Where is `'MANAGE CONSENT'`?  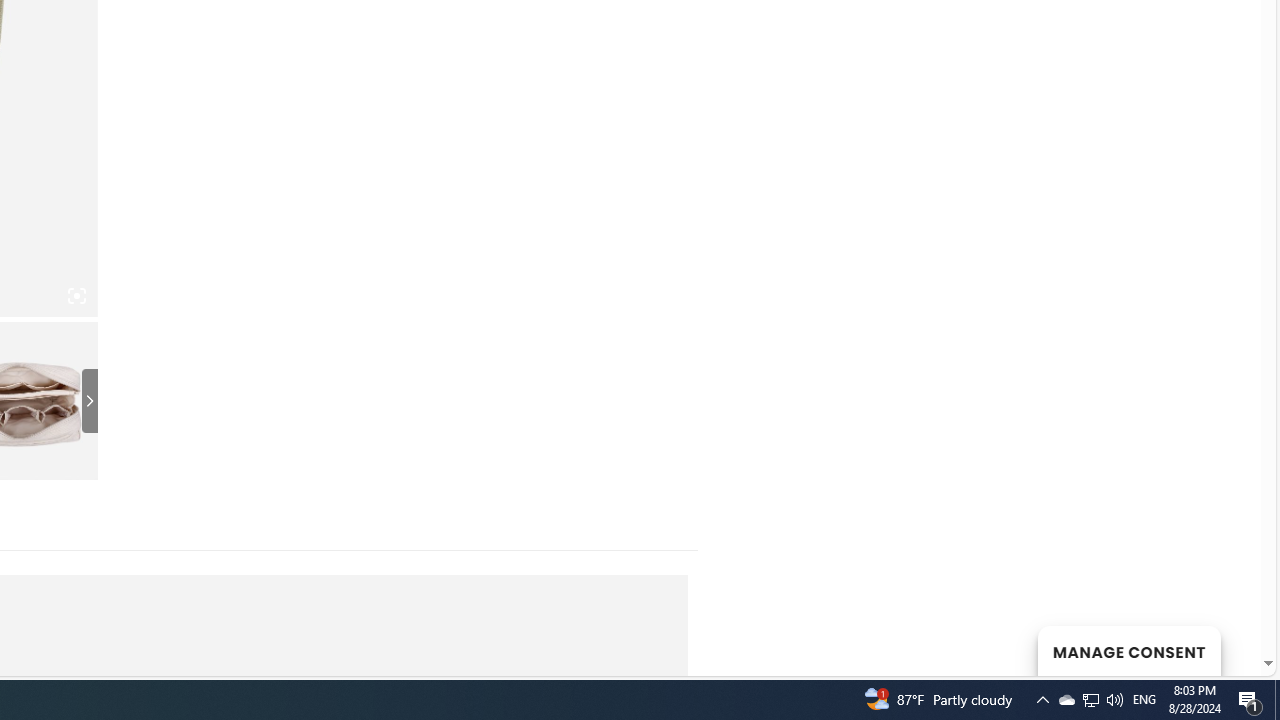
'MANAGE CONSENT' is located at coordinates (1128, 650).